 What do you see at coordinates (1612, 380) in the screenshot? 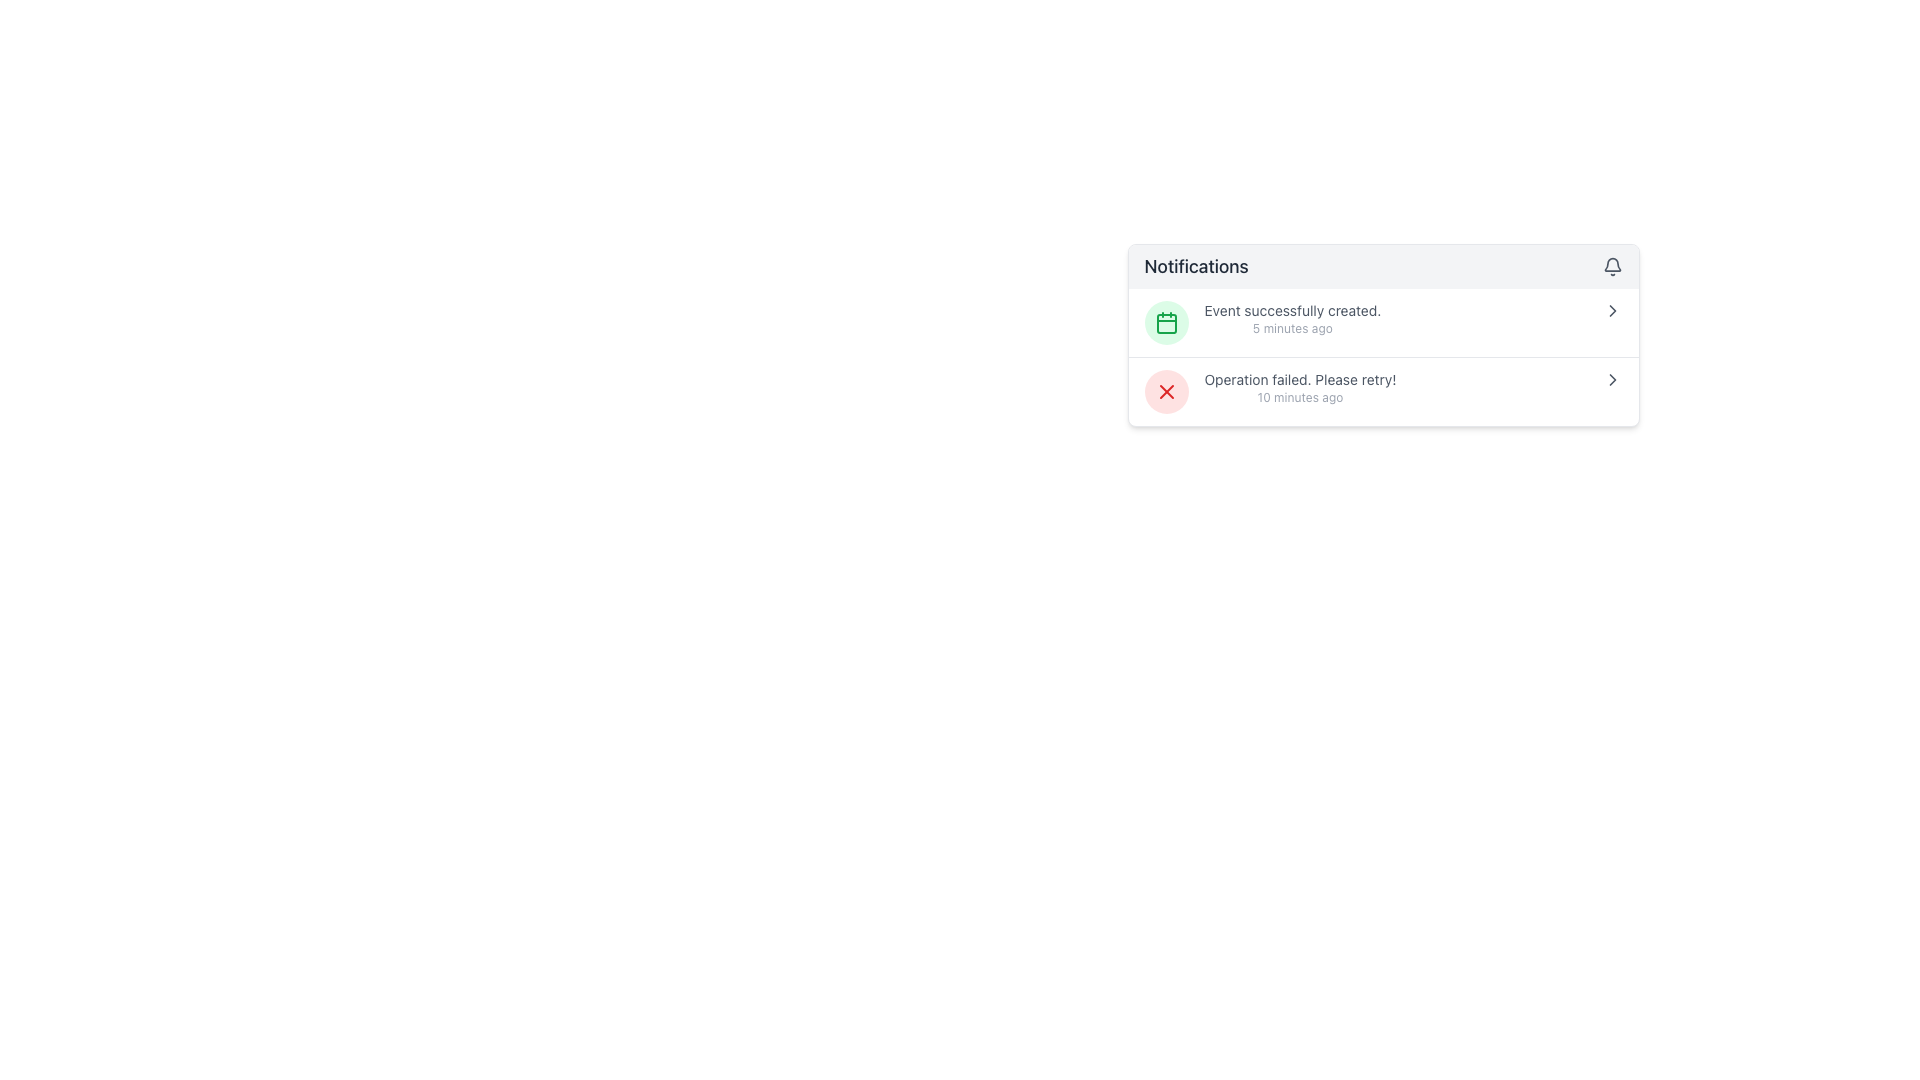
I see `the chevron arrow icon, which is an interactive element indicating a retry action in the notification stating 'Operation failed. Please retry!'` at bounding box center [1612, 380].